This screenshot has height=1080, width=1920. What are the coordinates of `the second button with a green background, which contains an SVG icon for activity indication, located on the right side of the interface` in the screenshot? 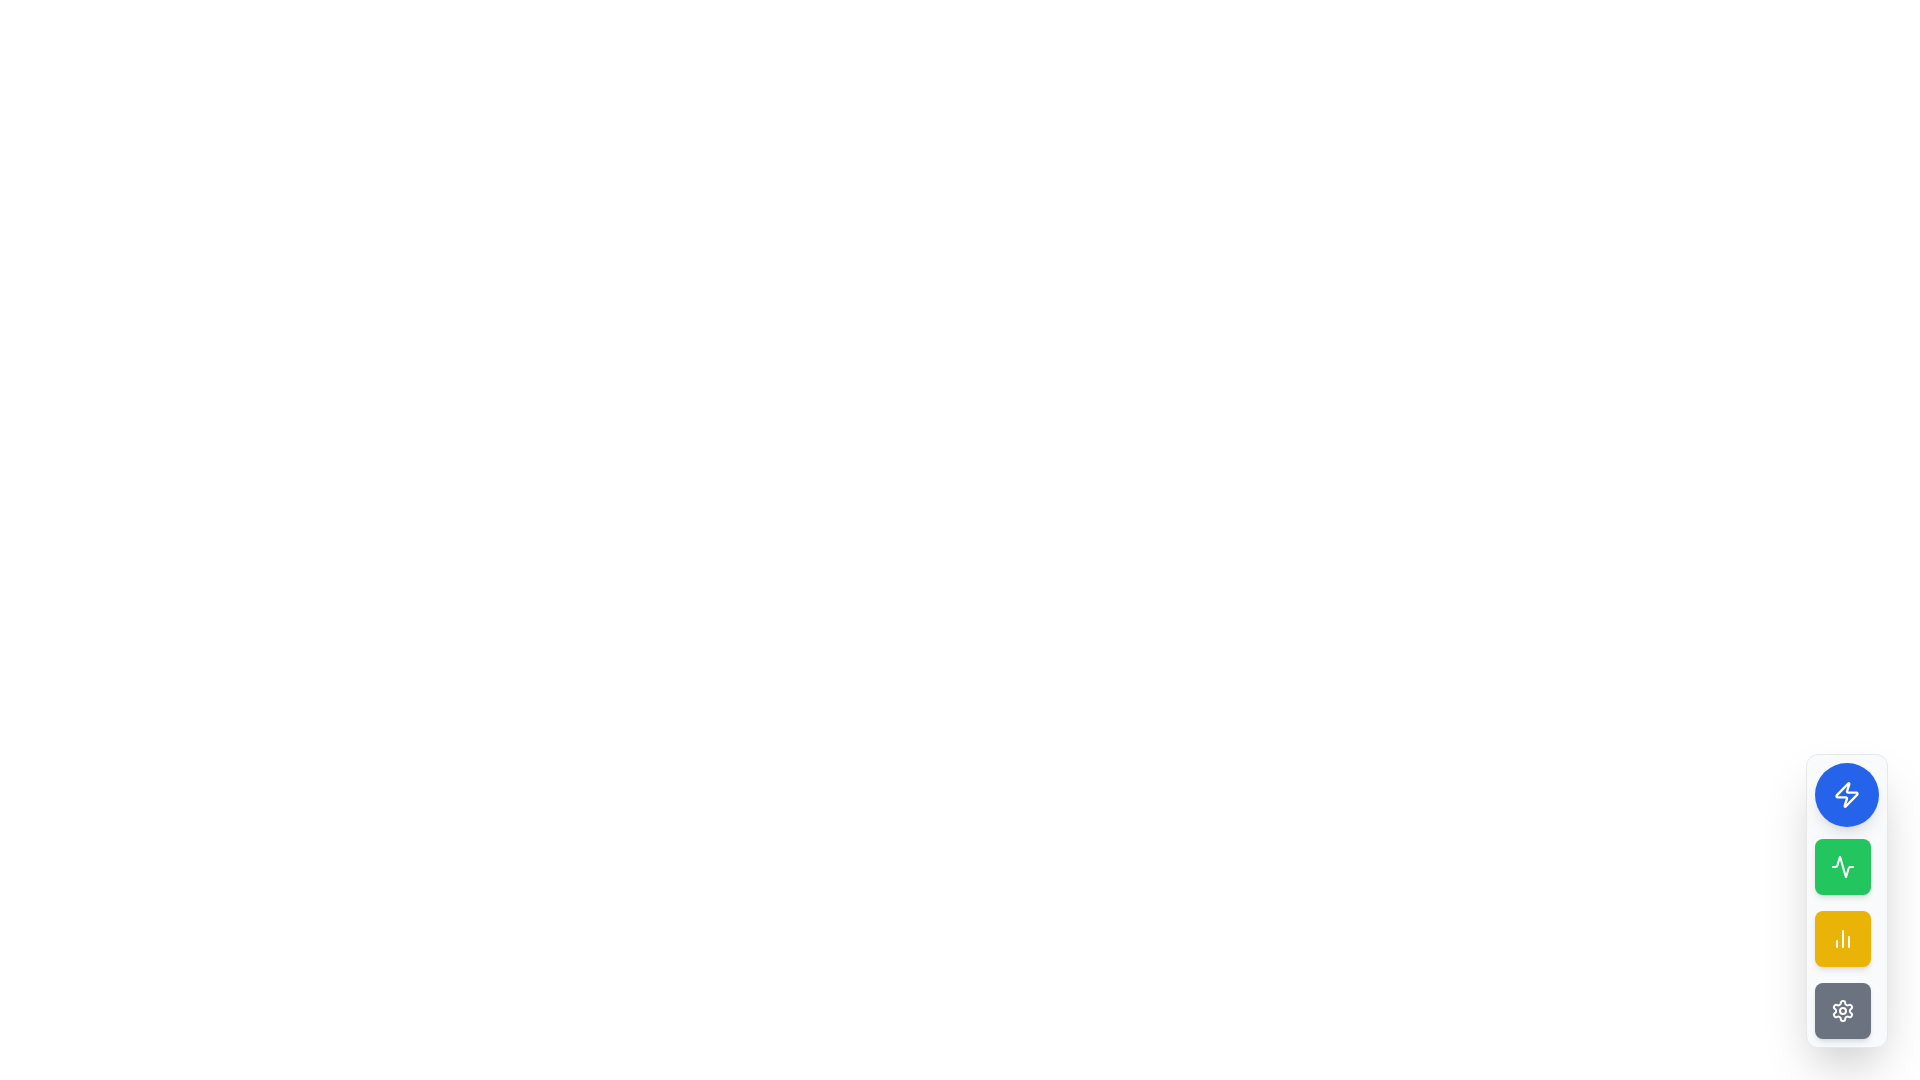 It's located at (1842, 866).